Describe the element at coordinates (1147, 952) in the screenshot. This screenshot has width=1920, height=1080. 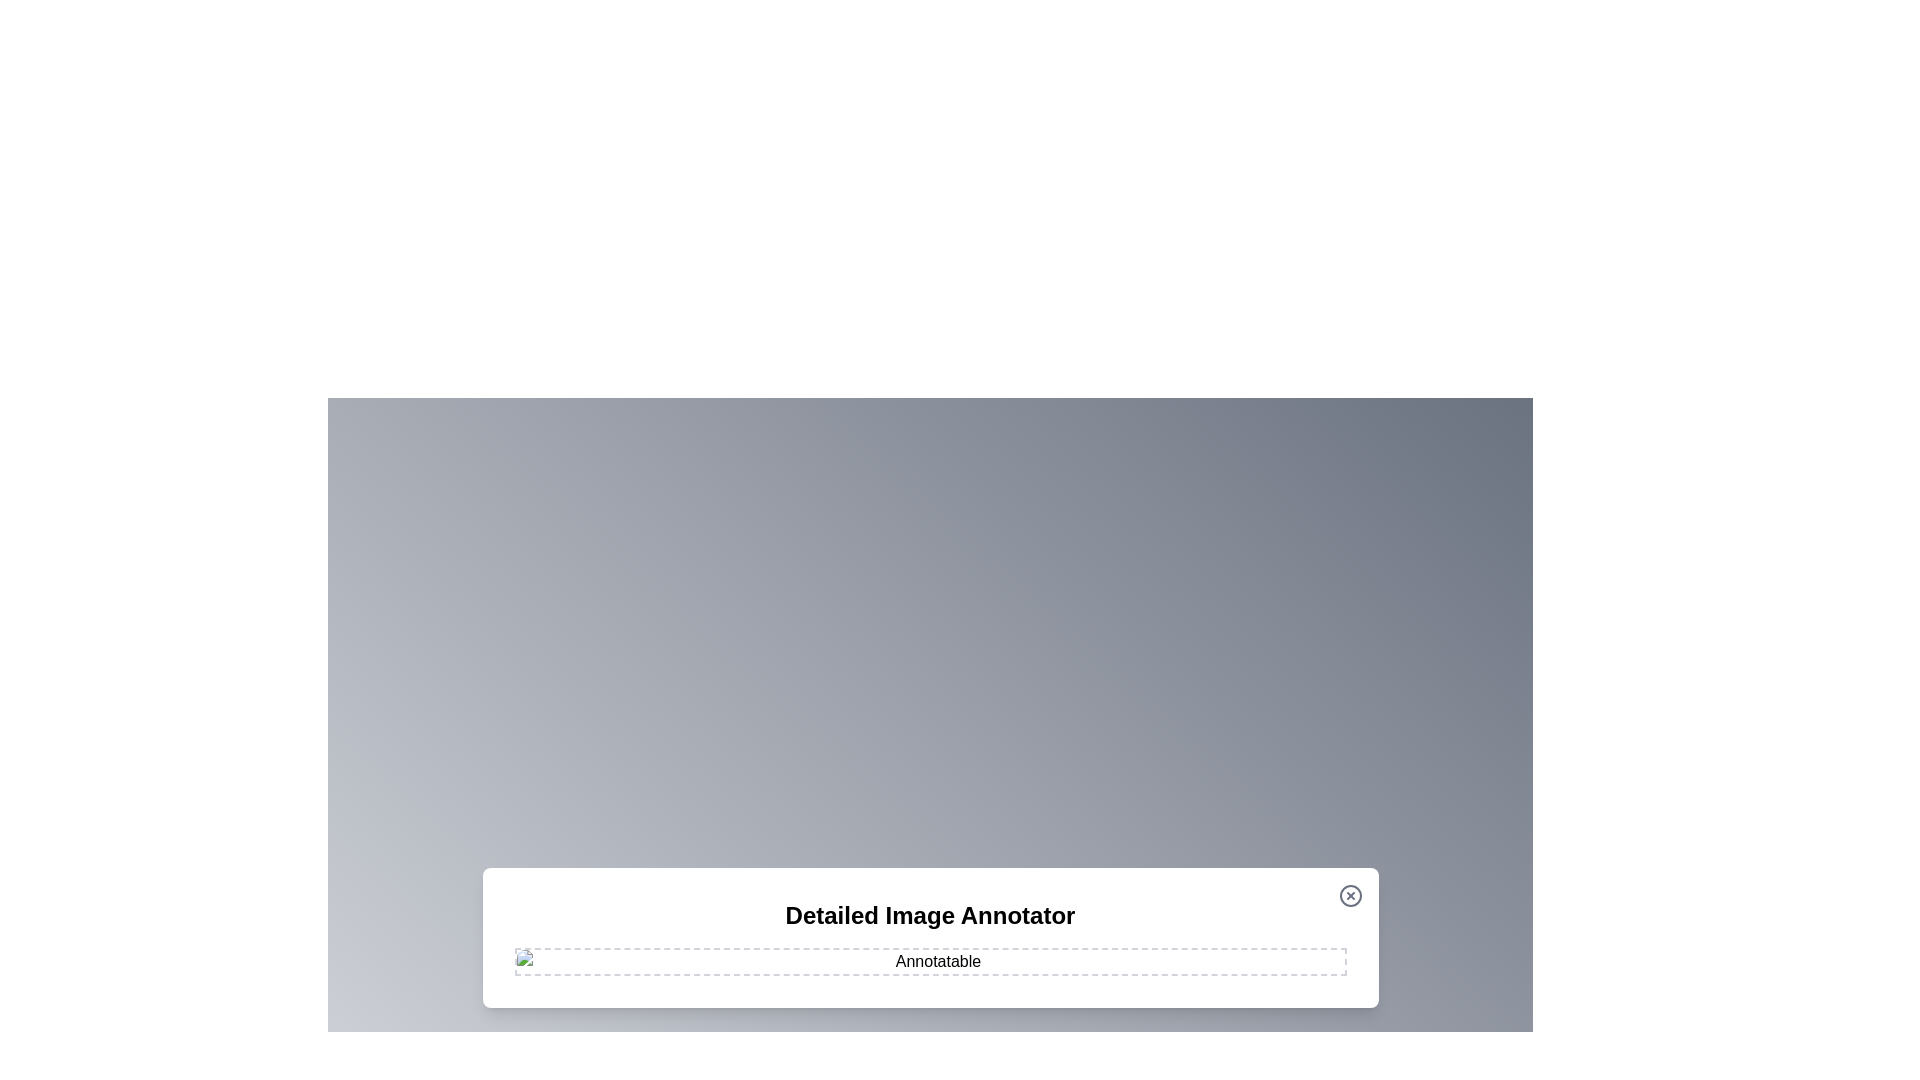
I see `the image at coordinates (1147, 954) to add an annotation` at that location.